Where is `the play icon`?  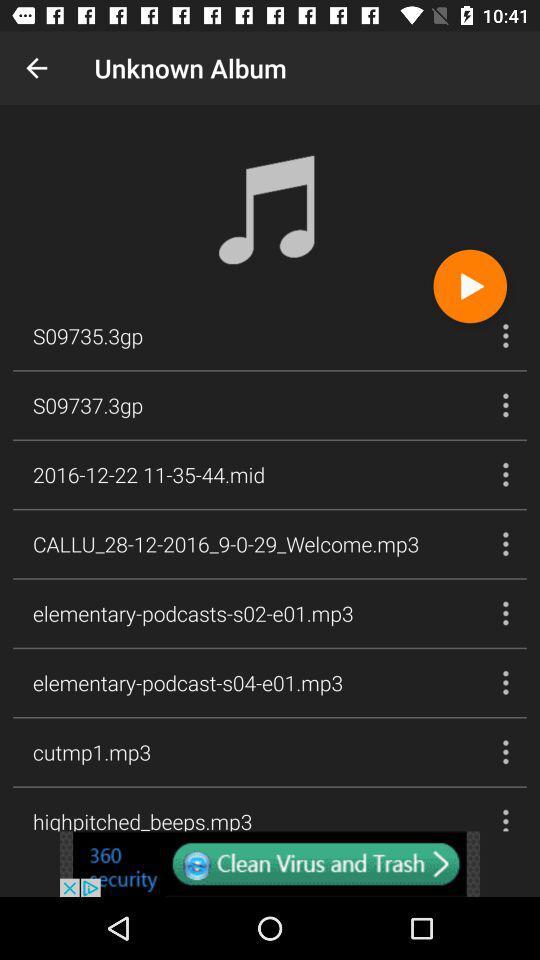
the play icon is located at coordinates (470, 285).